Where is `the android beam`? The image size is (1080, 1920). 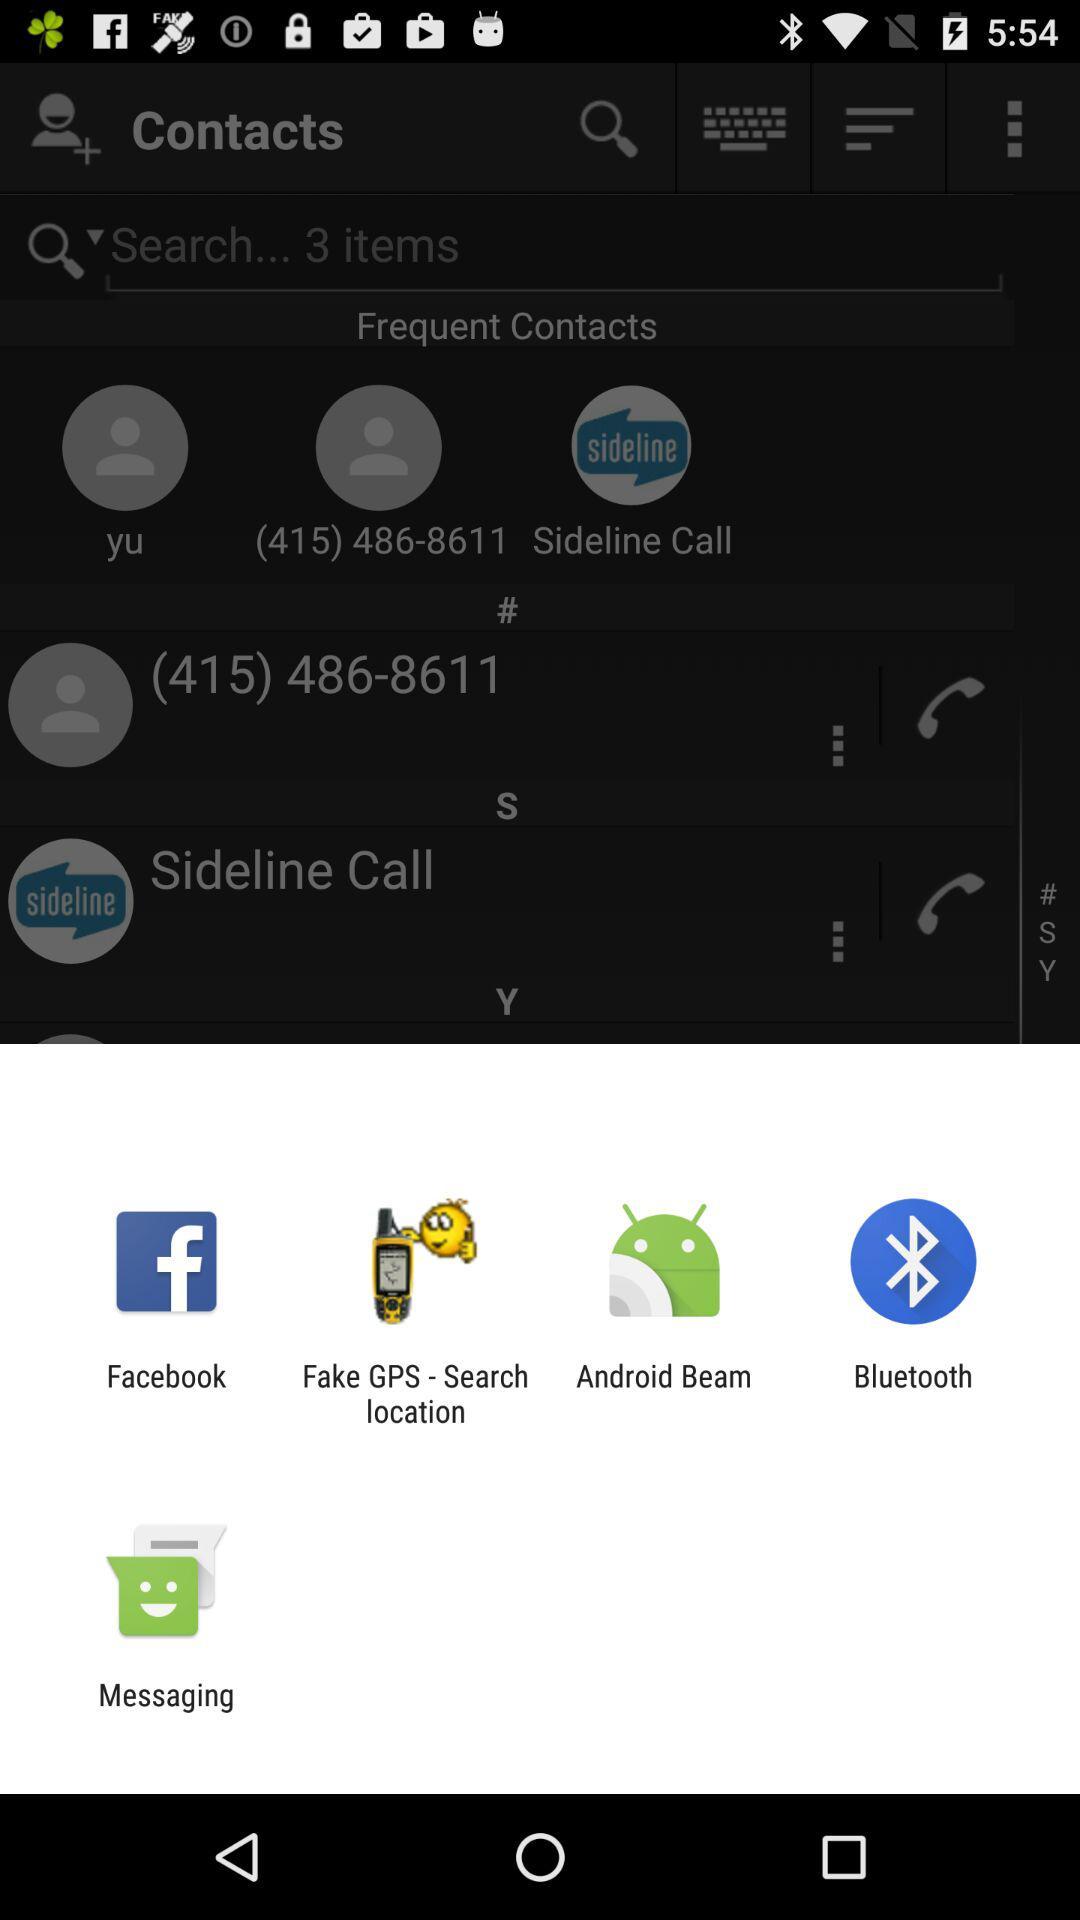 the android beam is located at coordinates (664, 1392).